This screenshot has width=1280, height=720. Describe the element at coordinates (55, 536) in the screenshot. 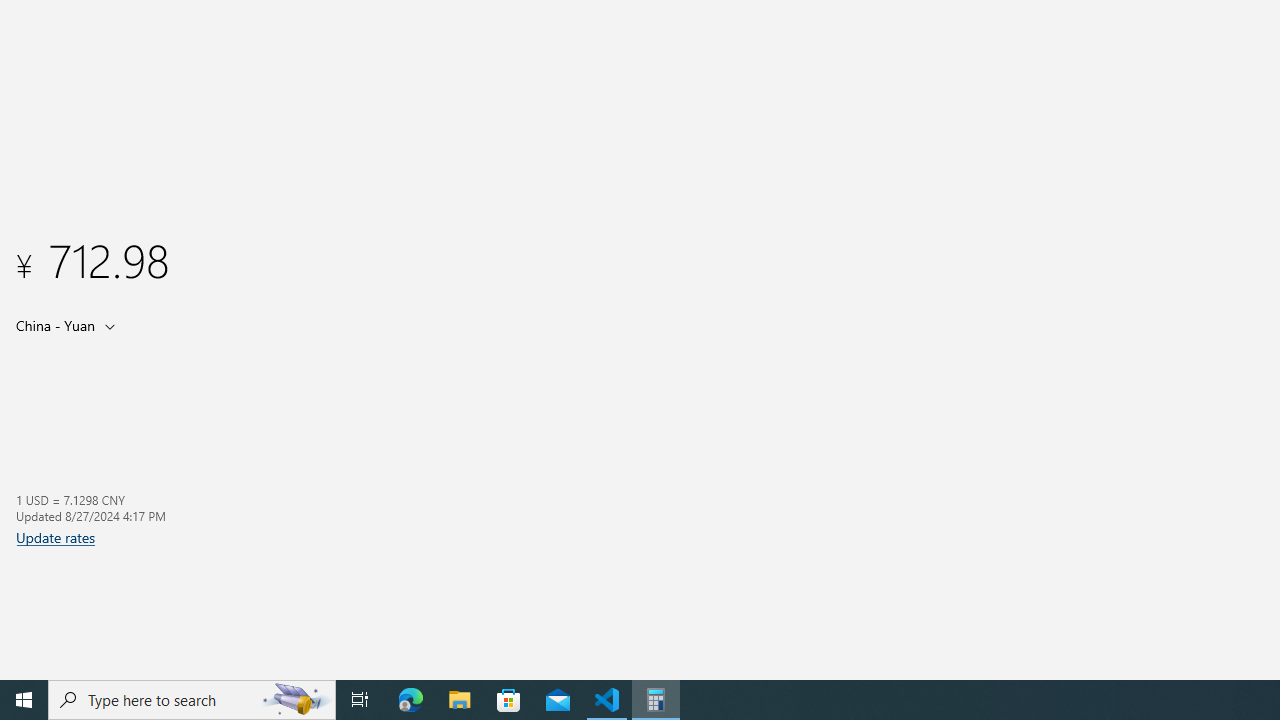

I see `'Update rates'` at that location.